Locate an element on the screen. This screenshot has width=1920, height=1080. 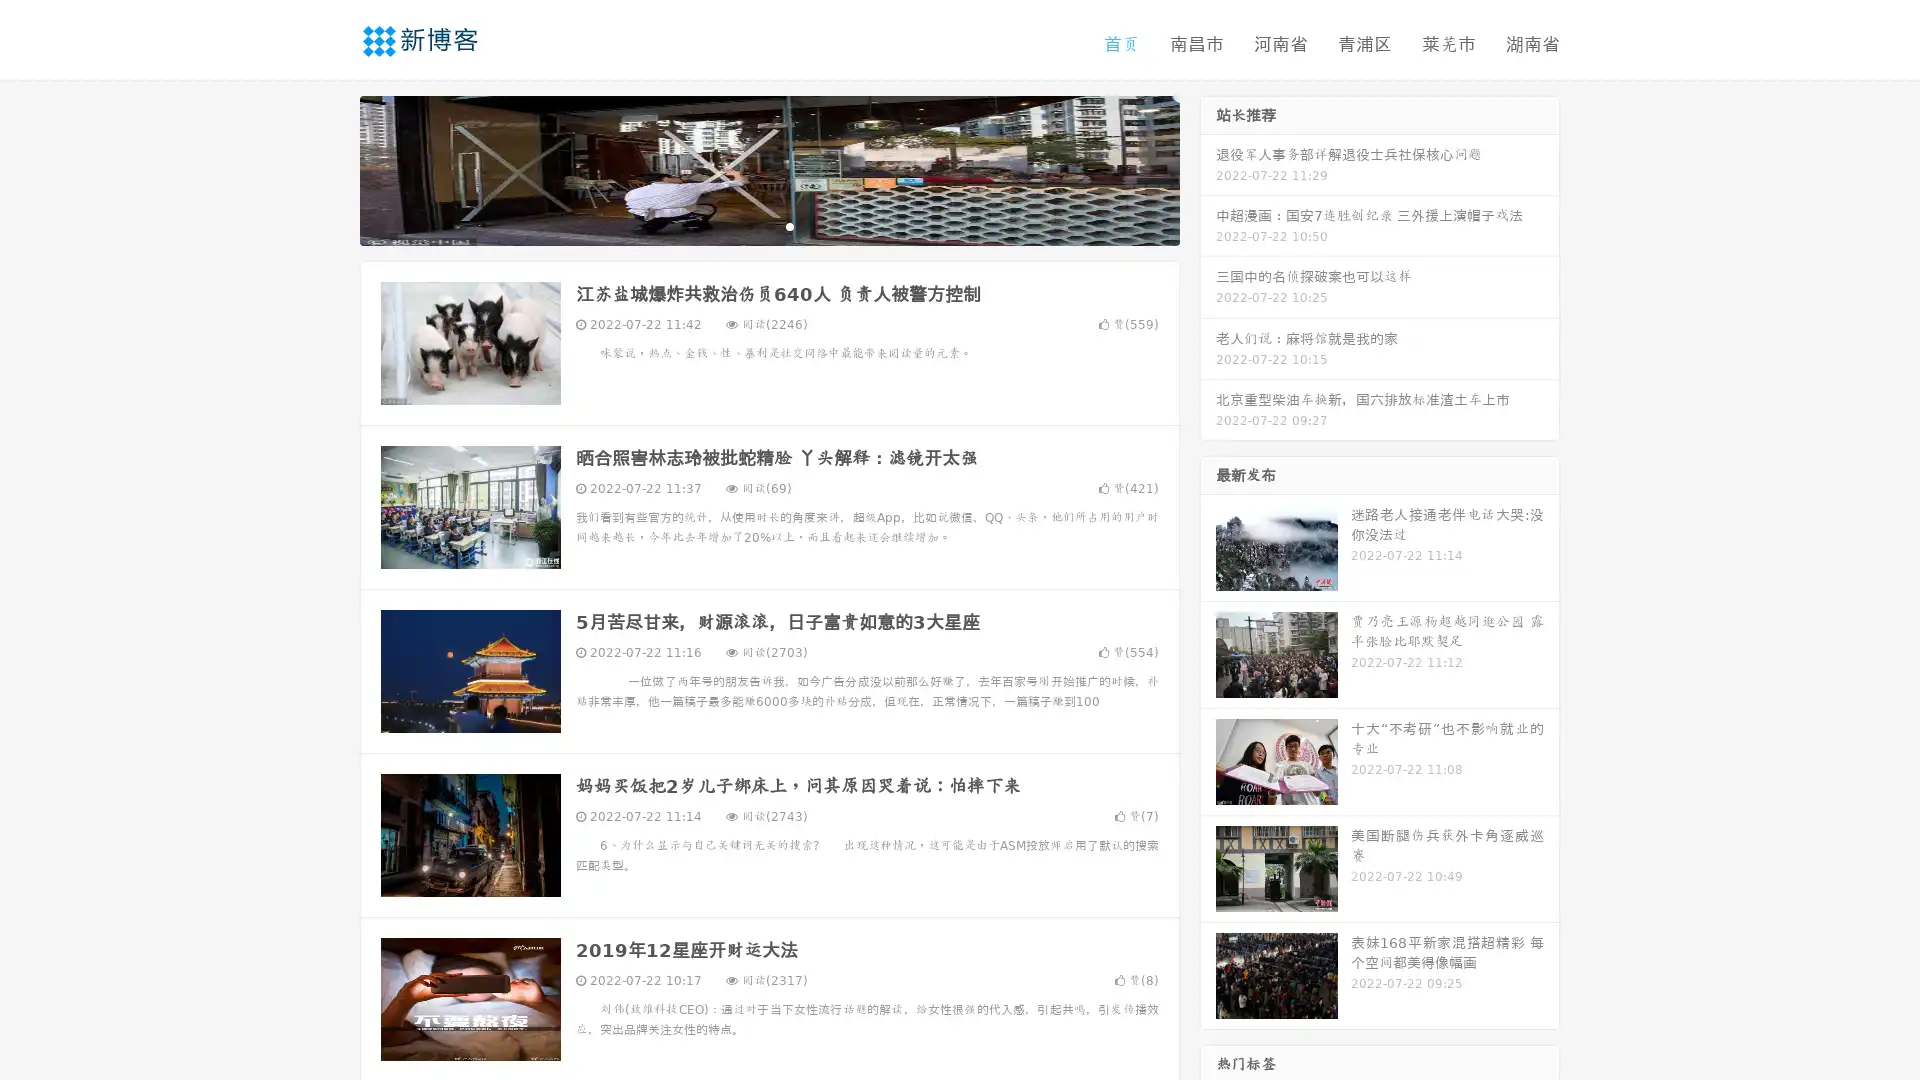
Go to slide 3 is located at coordinates (789, 225).